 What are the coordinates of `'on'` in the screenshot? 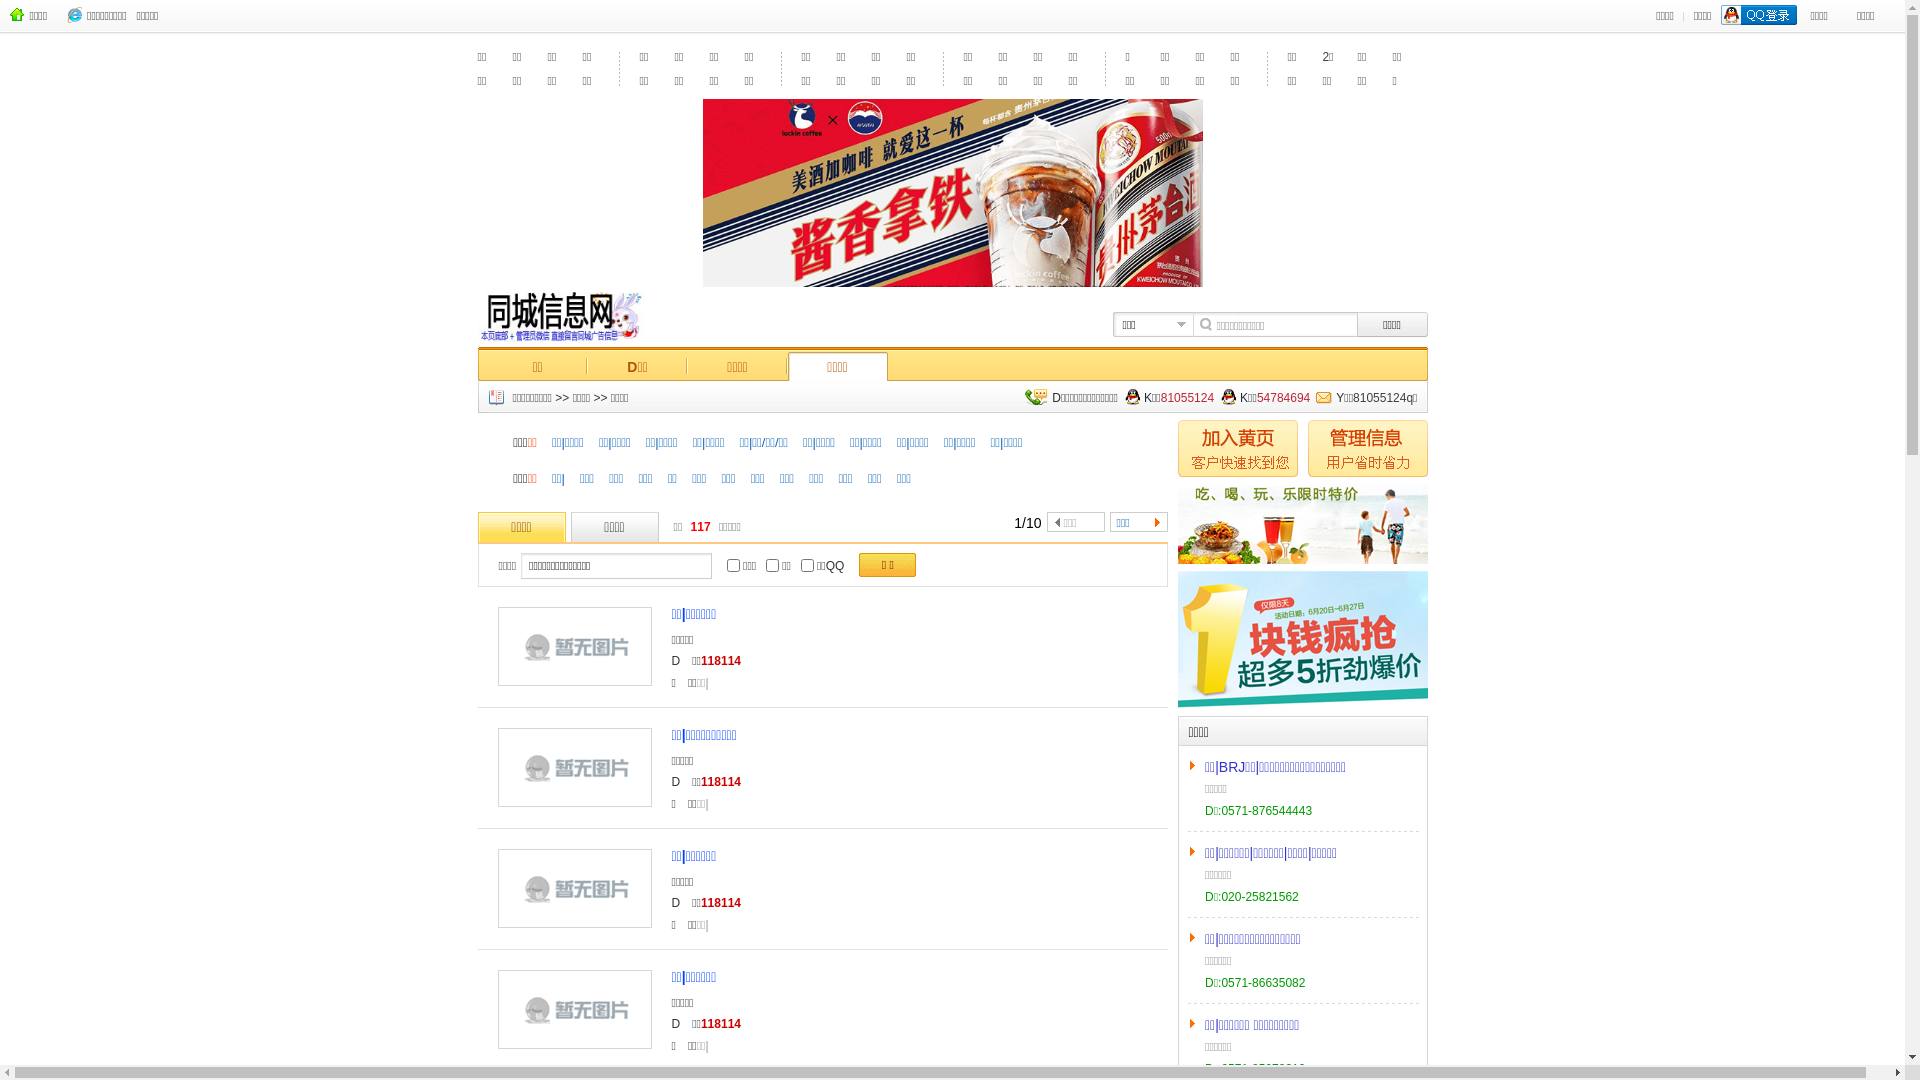 It's located at (807, 601).